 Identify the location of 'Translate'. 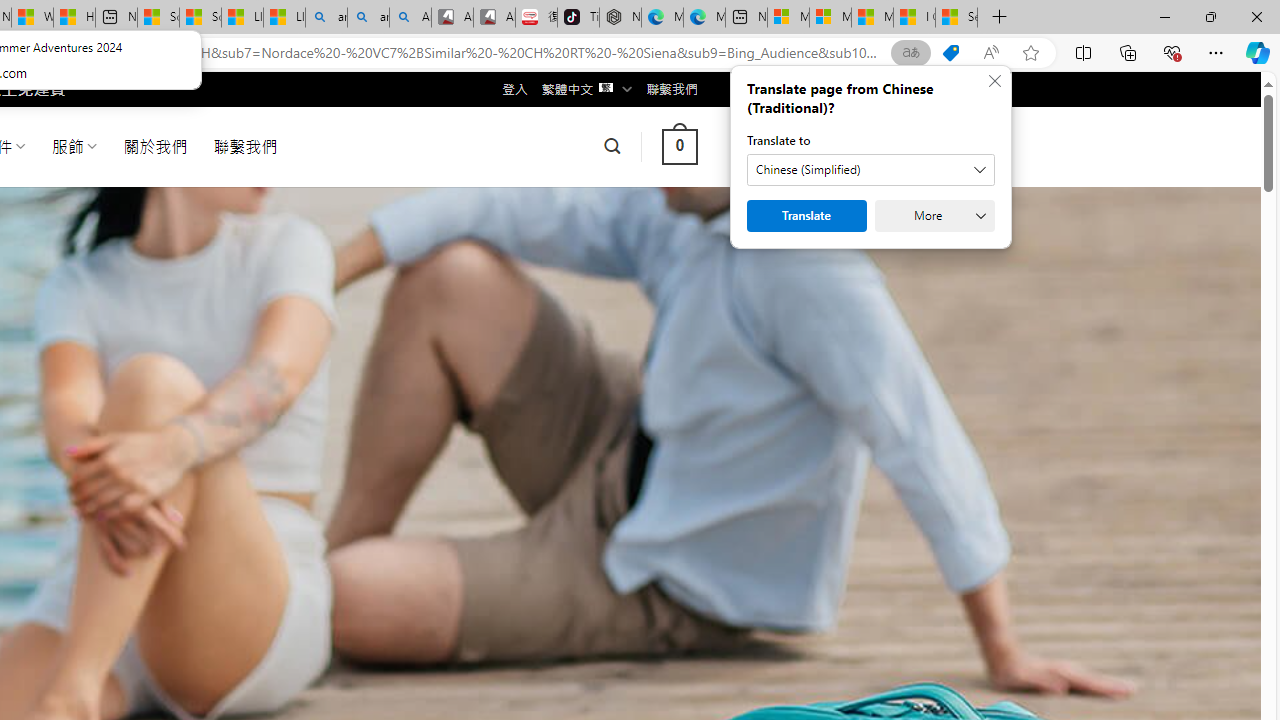
(807, 216).